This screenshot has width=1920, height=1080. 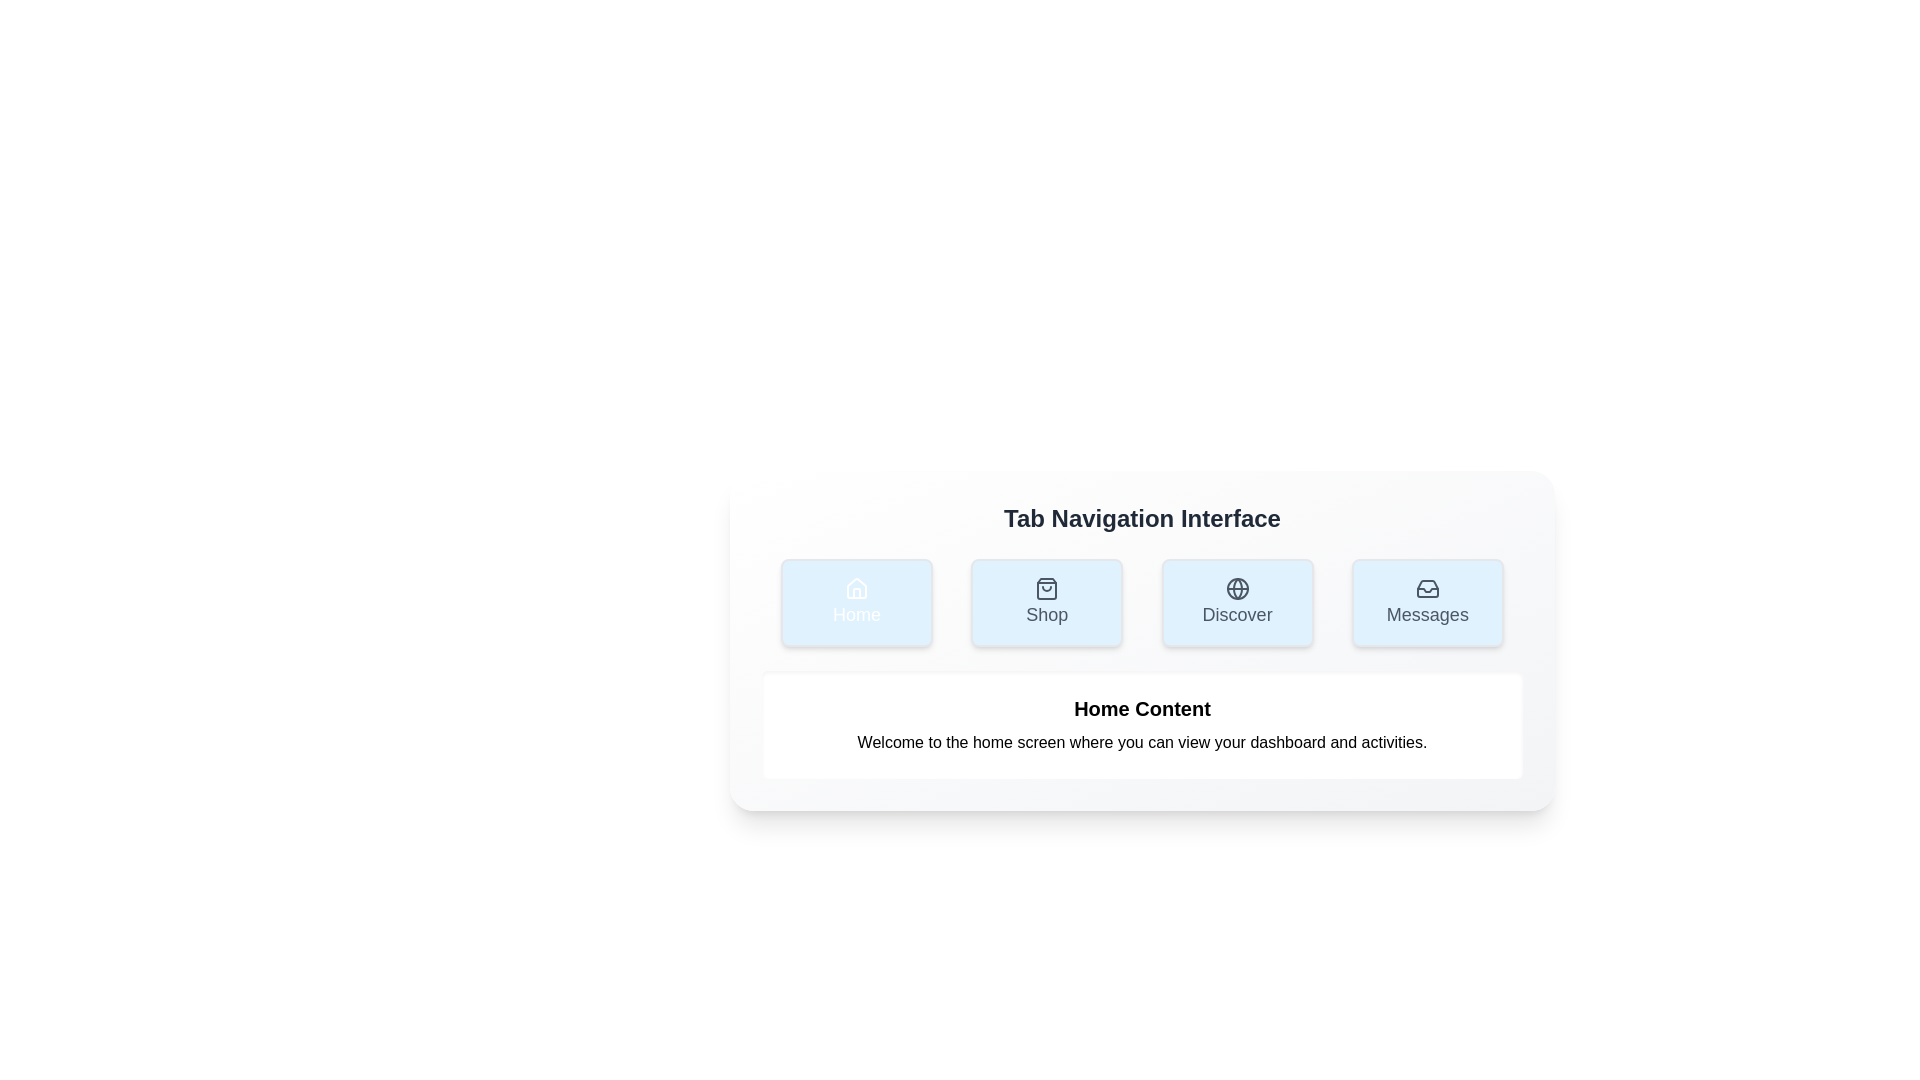 I want to click on the navigation button for 'Messages', located at the far-right position among four navigation buttons including 'Home', 'Shop', and 'Discover', so click(x=1426, y=601).